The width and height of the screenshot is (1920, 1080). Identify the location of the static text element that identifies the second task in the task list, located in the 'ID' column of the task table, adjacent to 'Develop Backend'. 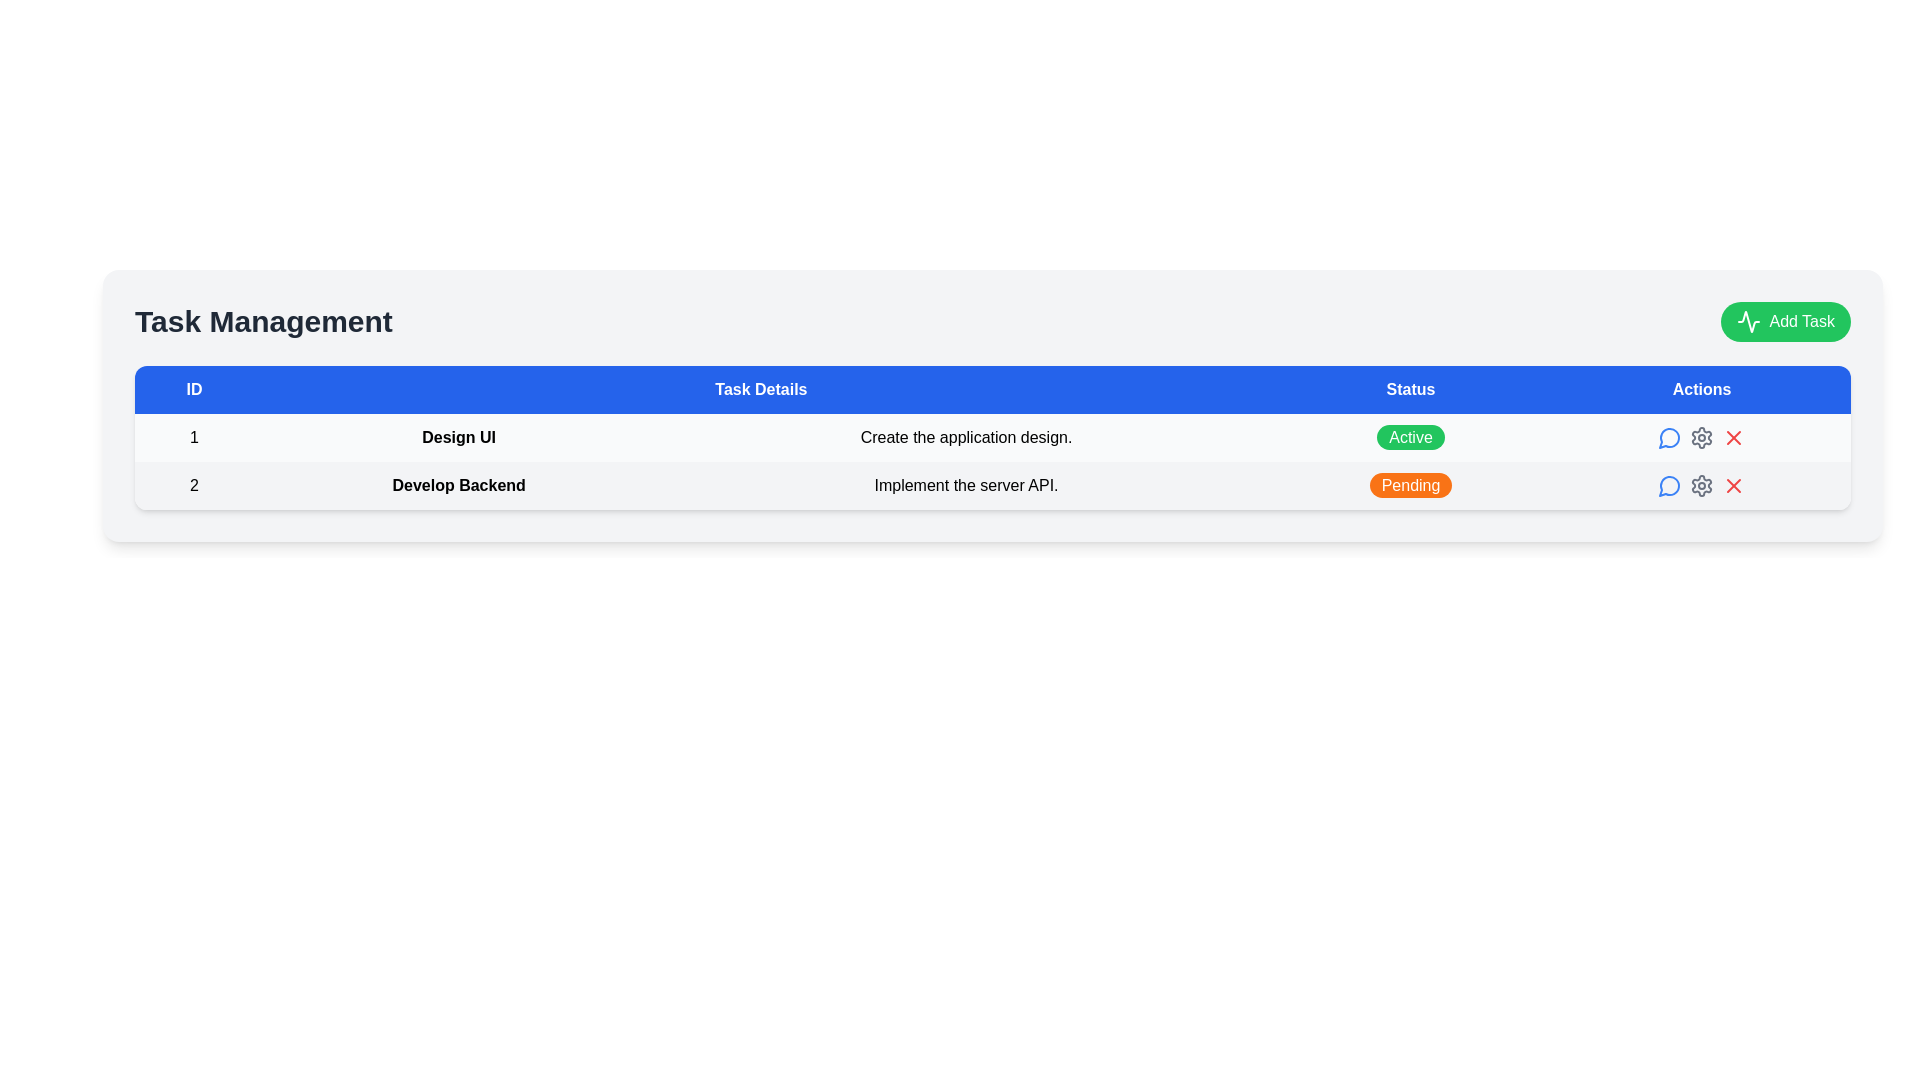
(194, 486).